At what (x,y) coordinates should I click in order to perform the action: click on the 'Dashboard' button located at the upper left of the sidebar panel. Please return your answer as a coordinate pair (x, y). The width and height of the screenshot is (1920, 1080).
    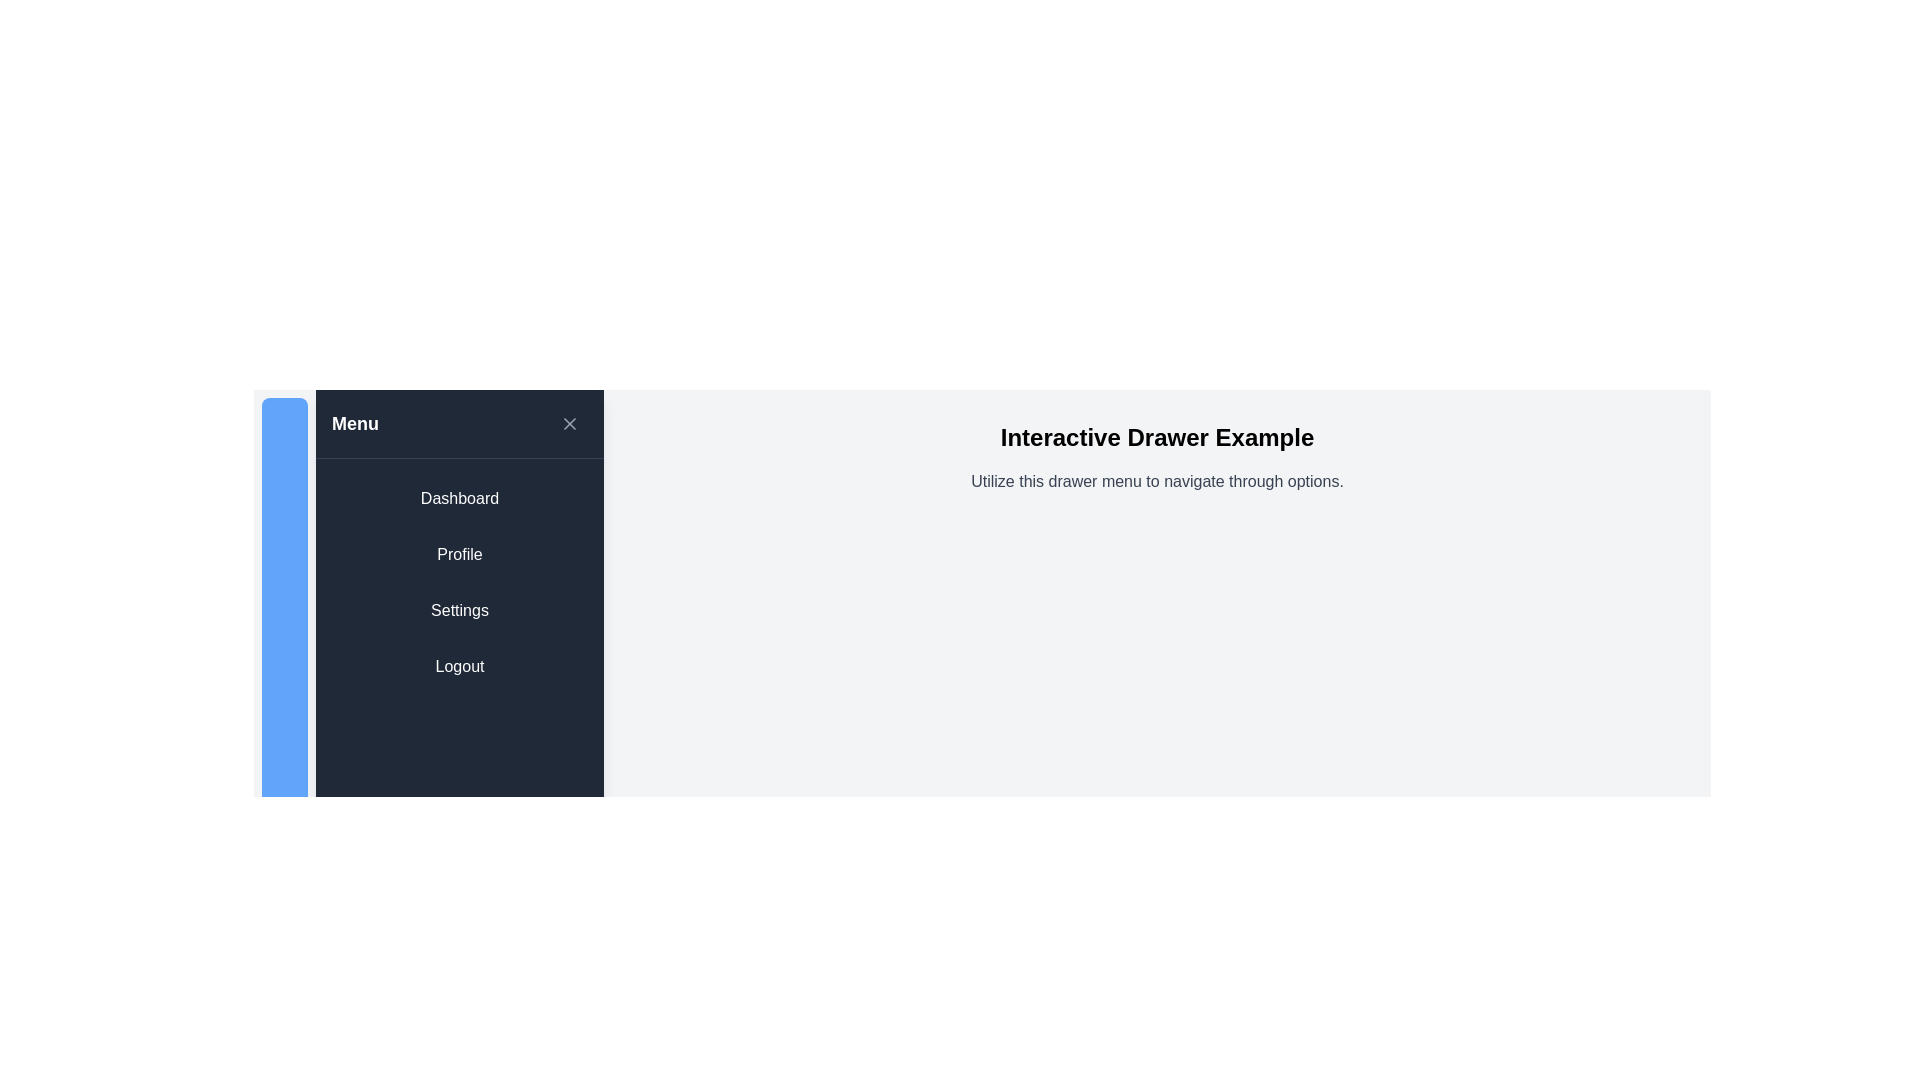
    Looking at the image, I should click on (459, 497).